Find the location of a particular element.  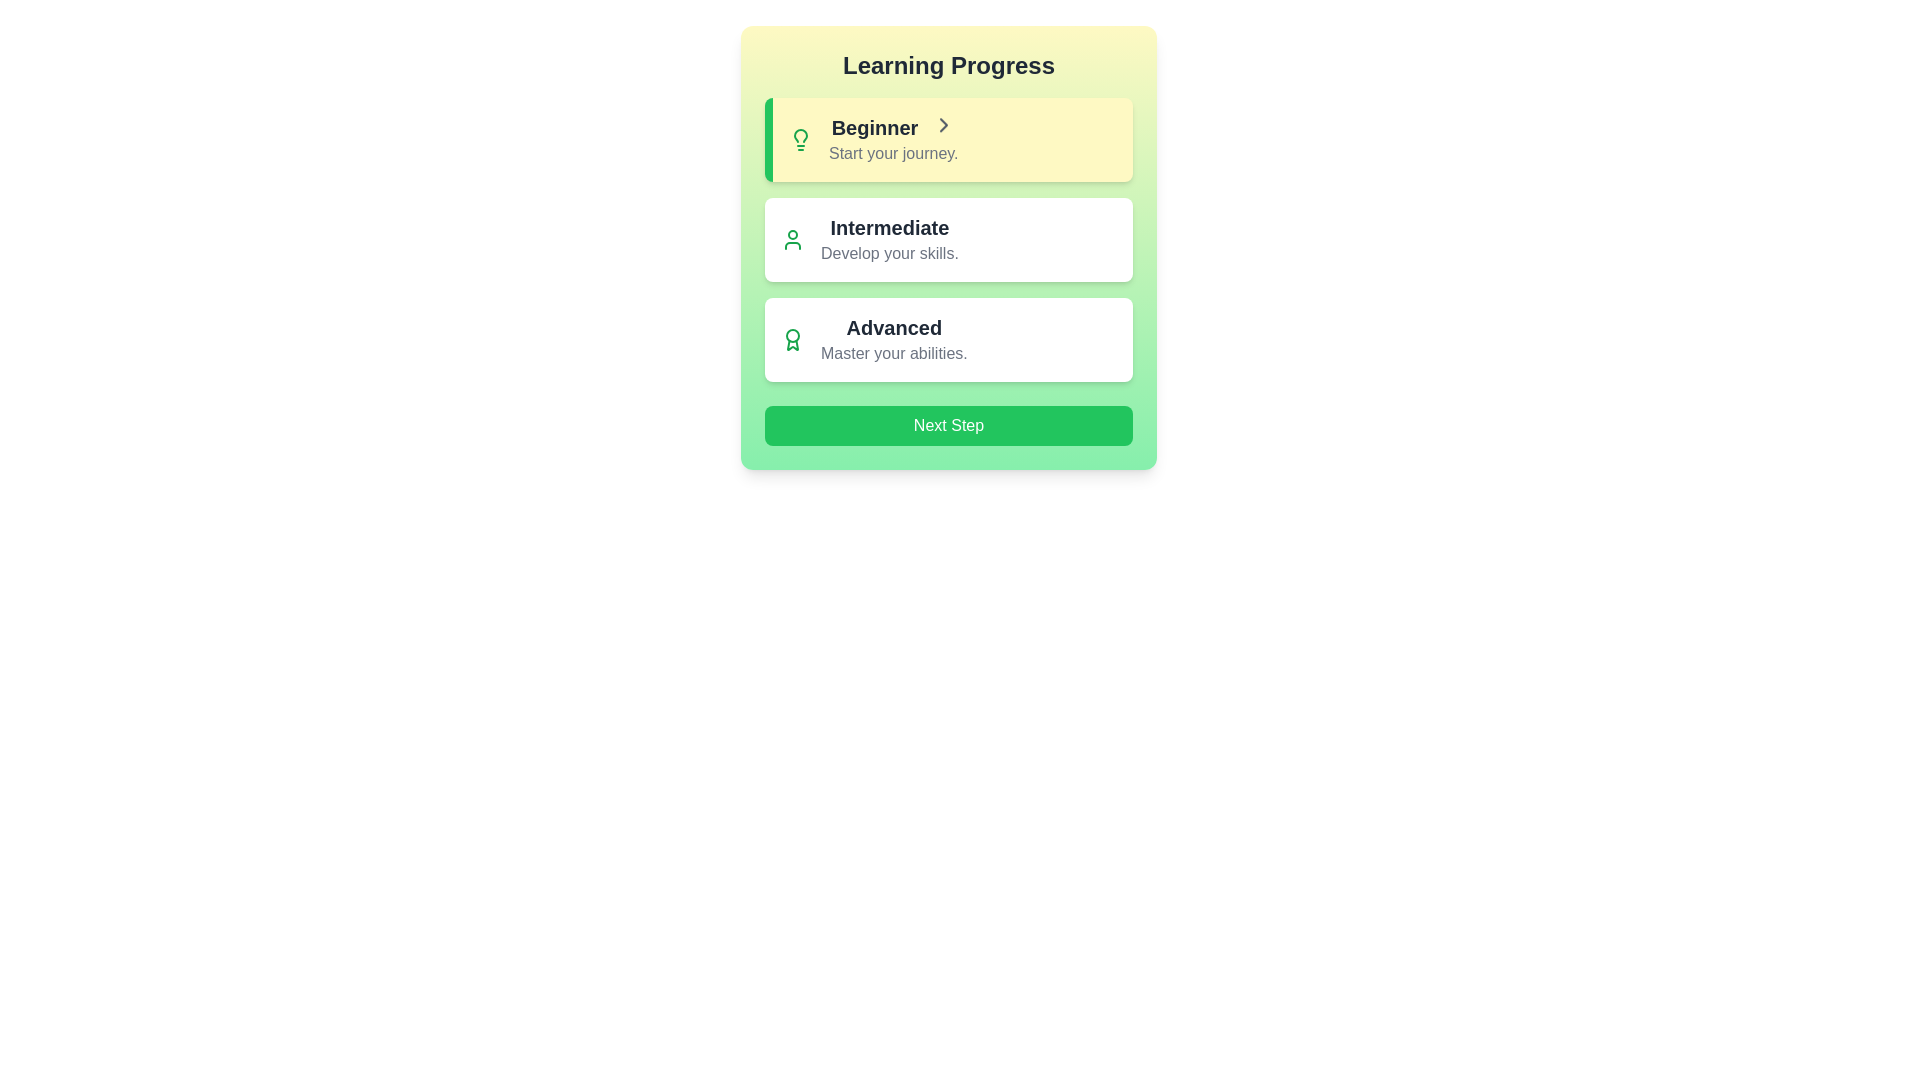

the decorative icon representing advanced level or achievement located in the 'Advanced' section, to the left of the 'Advanced Master your abilities.' text is located at coordinates (791, 338).